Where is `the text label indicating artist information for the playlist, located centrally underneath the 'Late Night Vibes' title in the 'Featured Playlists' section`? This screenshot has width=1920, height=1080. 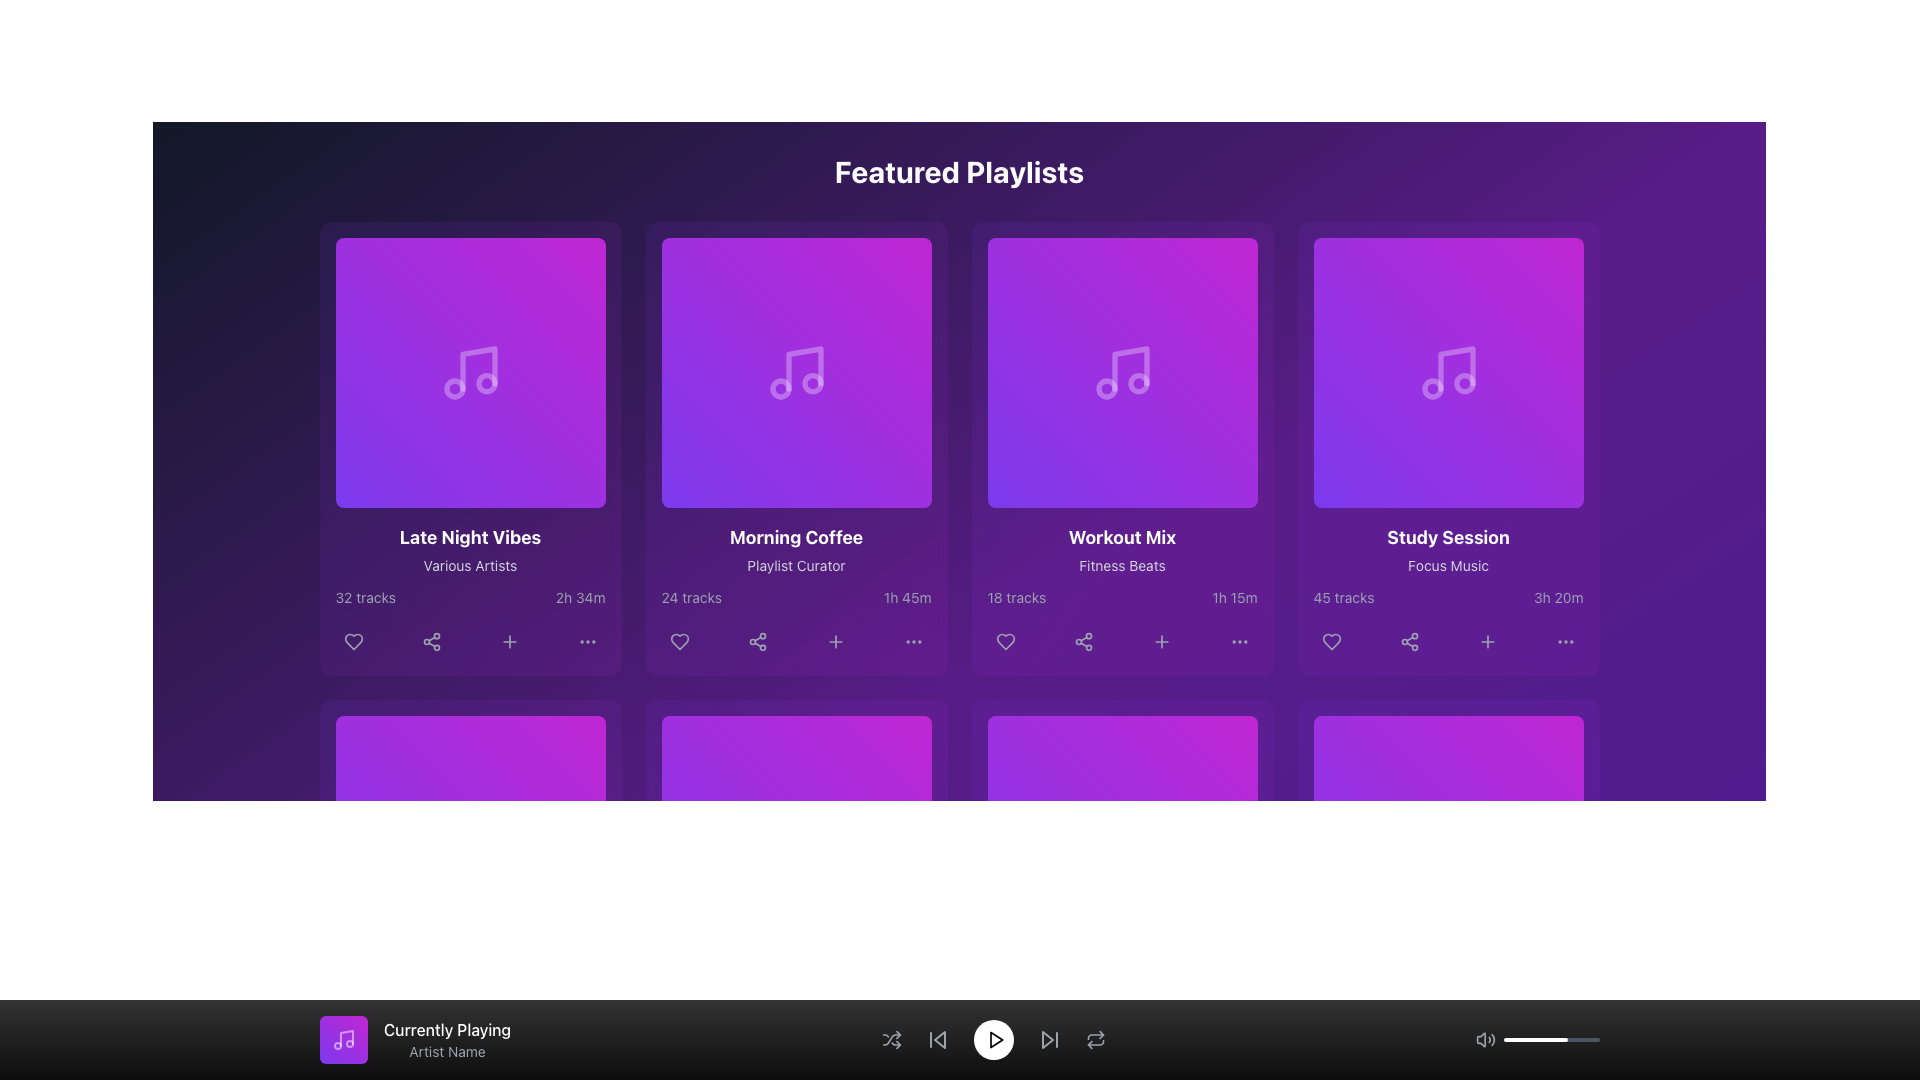
the text label indicating artist information for the playlist, located centrally underneath the 'Late Night Vibes' title in the 'Featured Playlists' section is located at coordinates (469, 566).